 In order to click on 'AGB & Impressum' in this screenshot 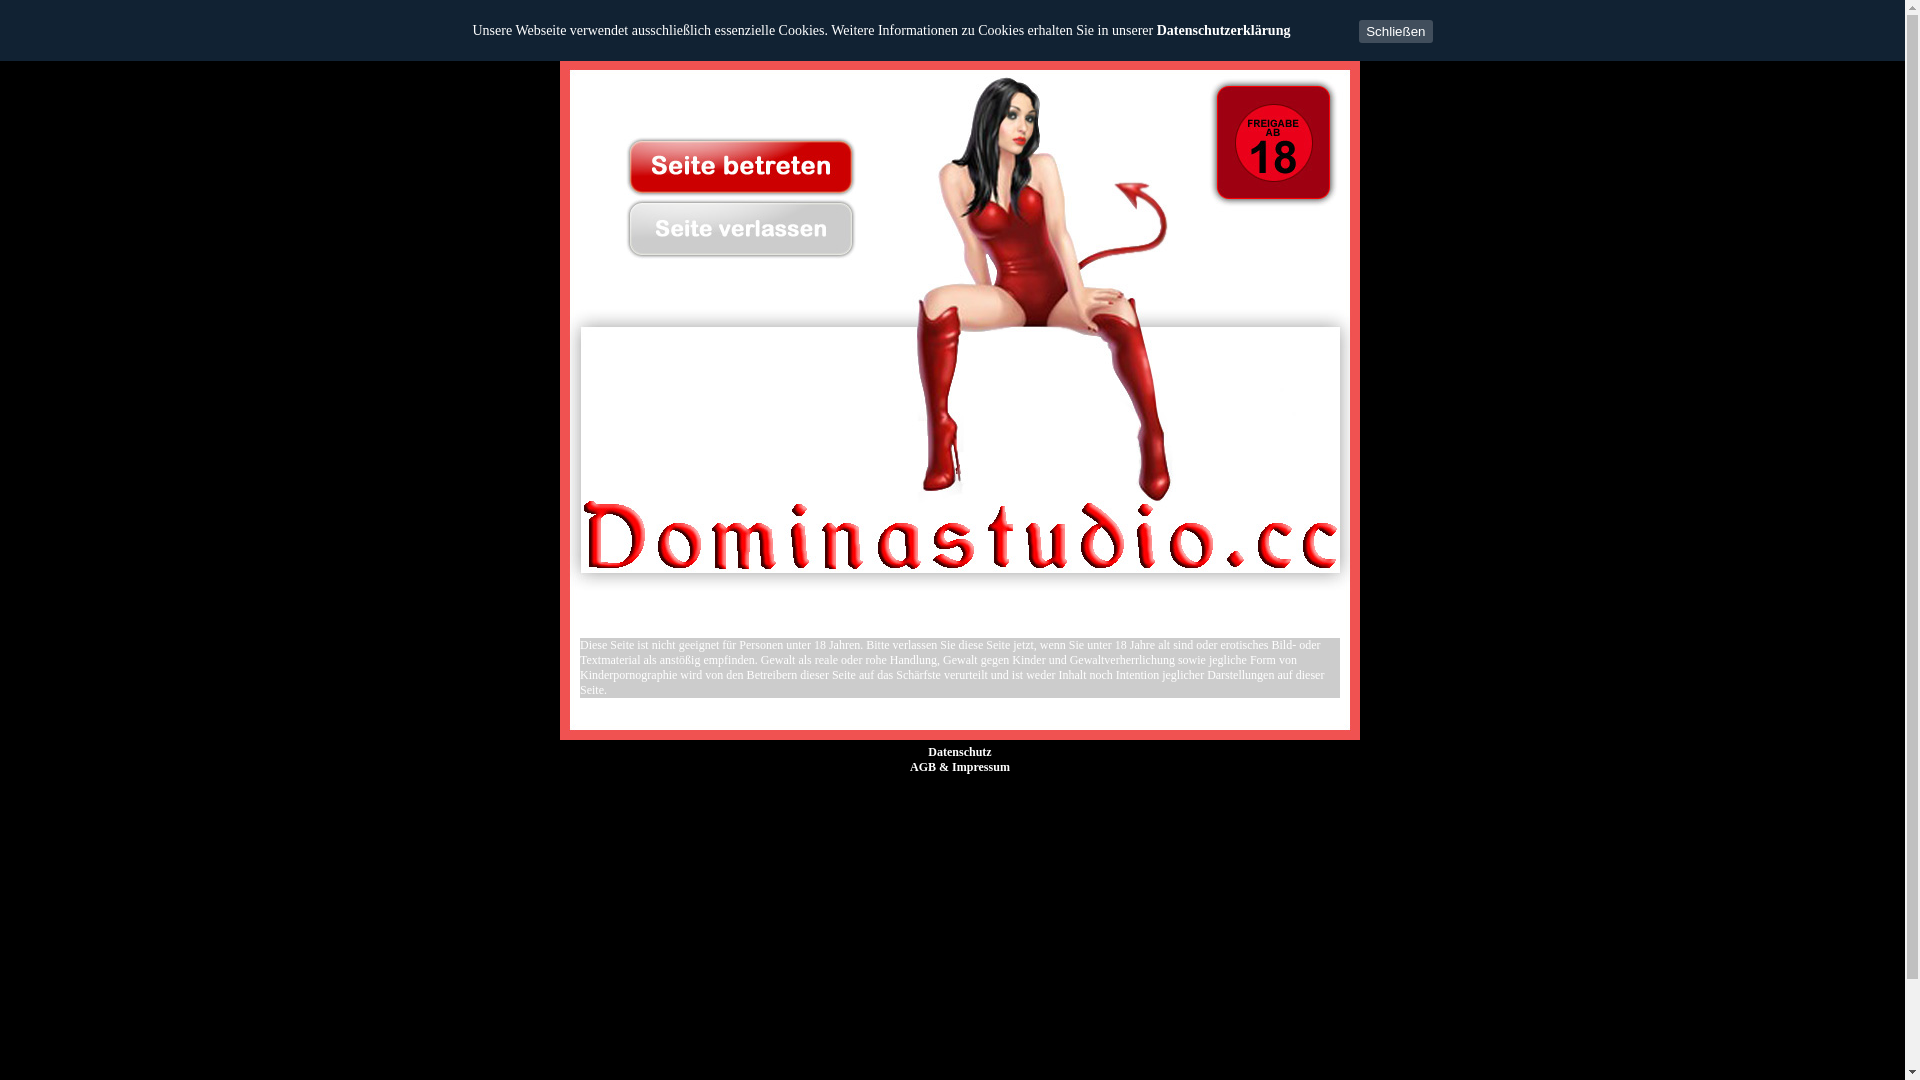, I will do `click(960, 766)`.